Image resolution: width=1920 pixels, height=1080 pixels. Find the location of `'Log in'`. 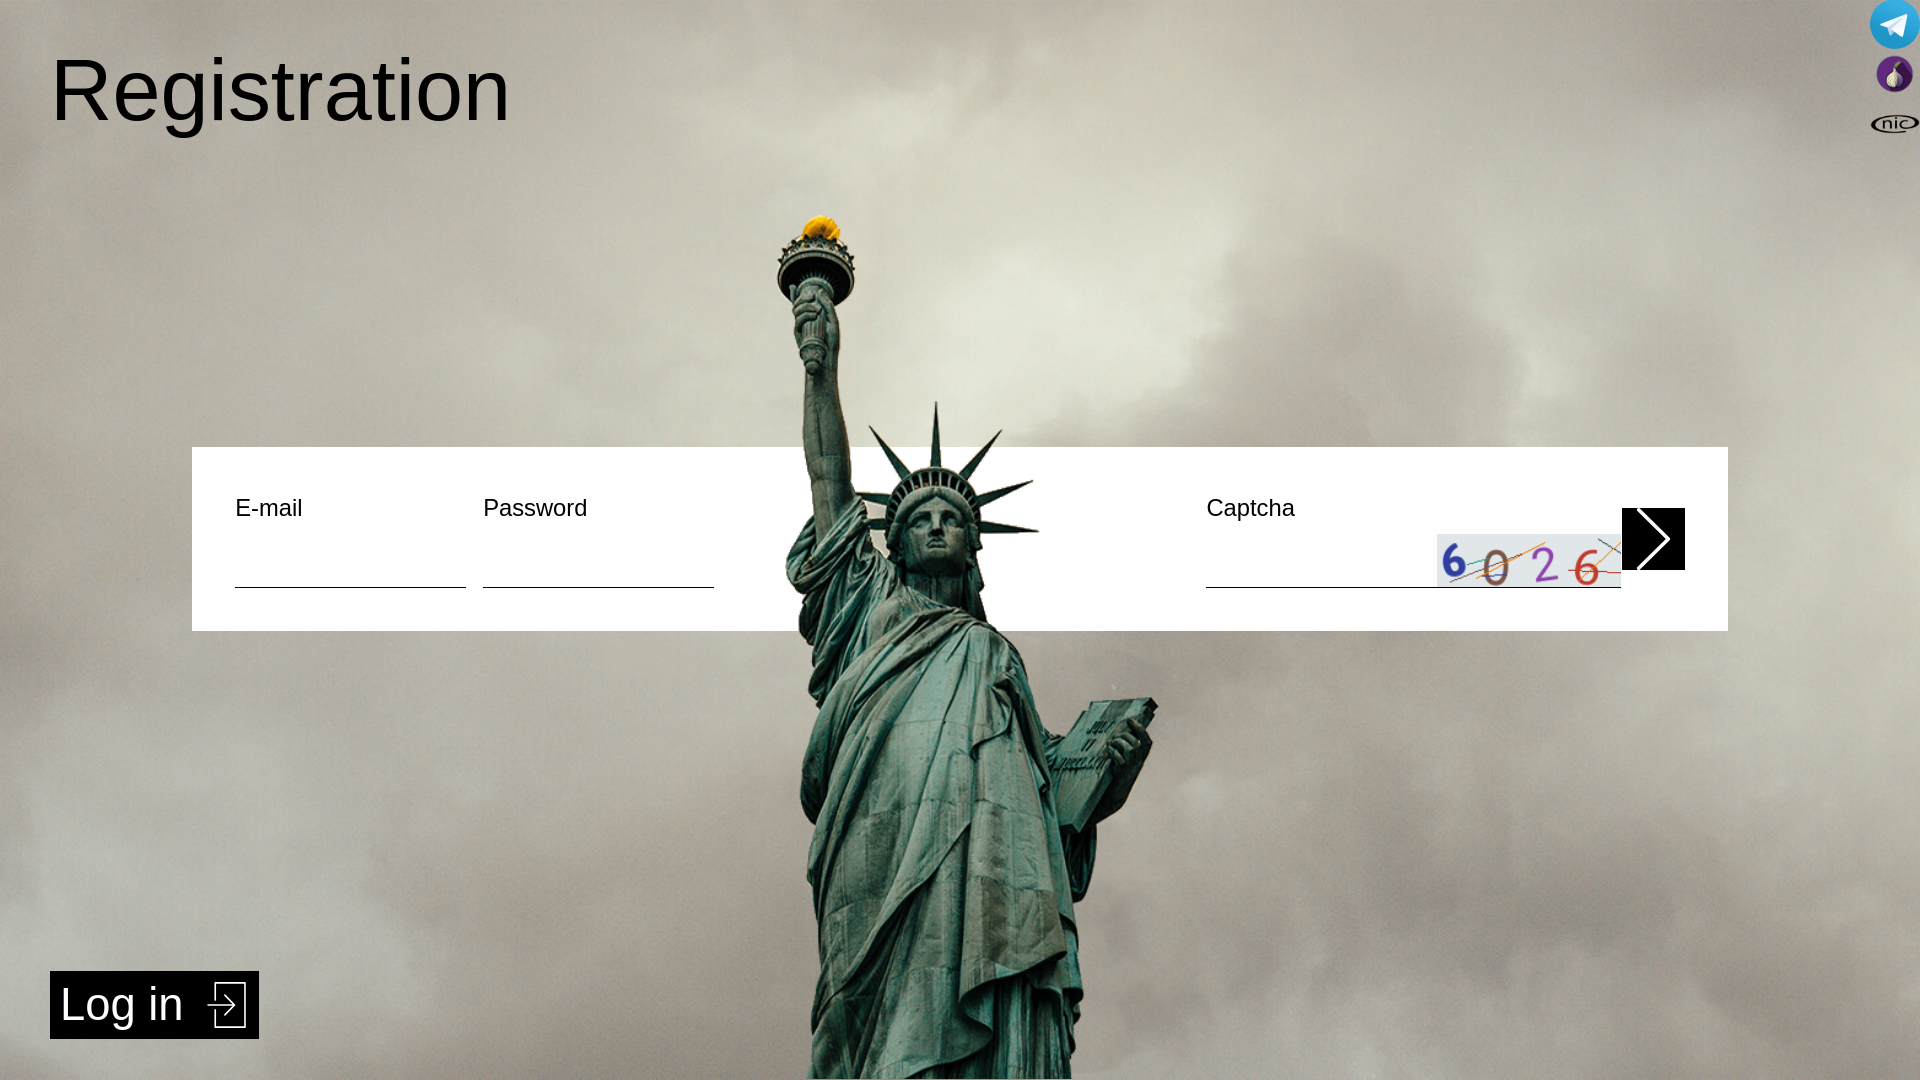

'Log in' is located at coordinates (153, 1005).